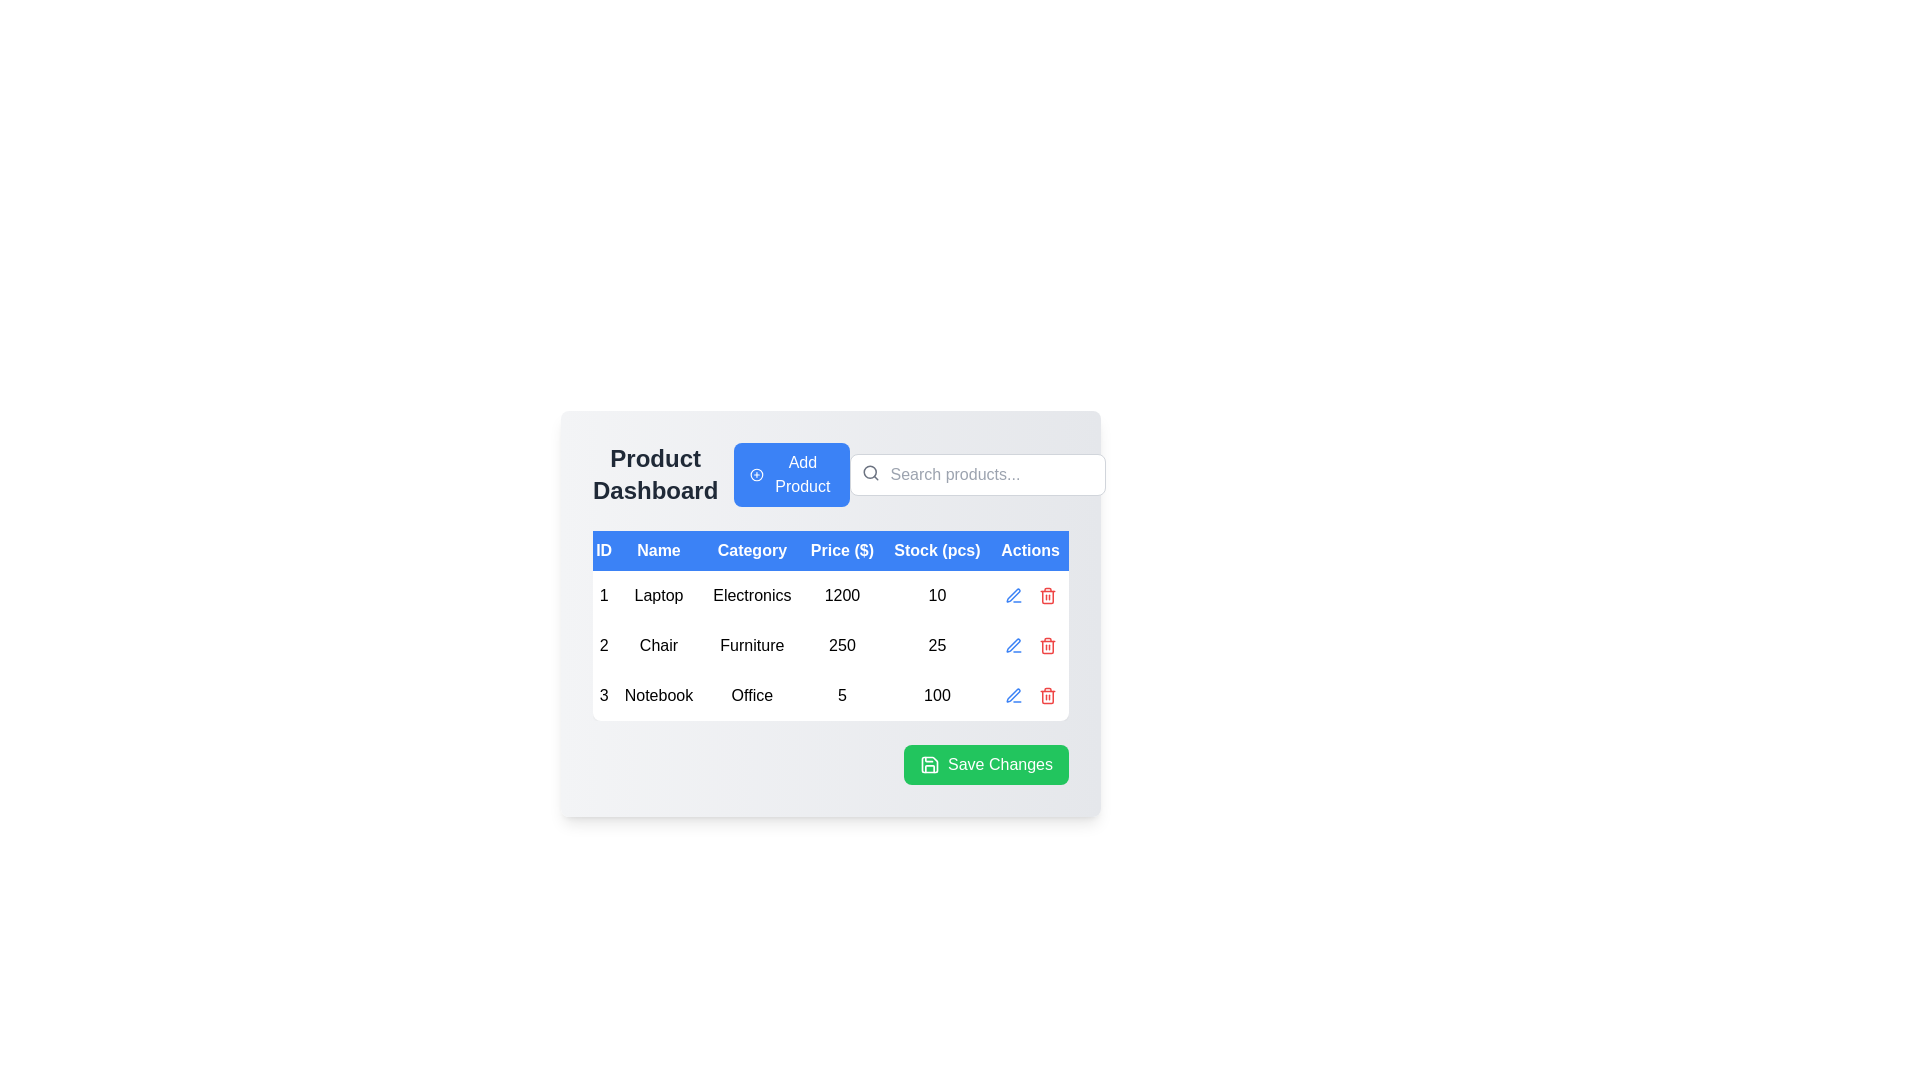 The image size is (1920, 1080). Describe the element at coordinates (929, 764) in the screenshot. I see `the minimalistic save icon located to the left of the 'Save Changes' button at the bottom-right section of the modal` at that location.